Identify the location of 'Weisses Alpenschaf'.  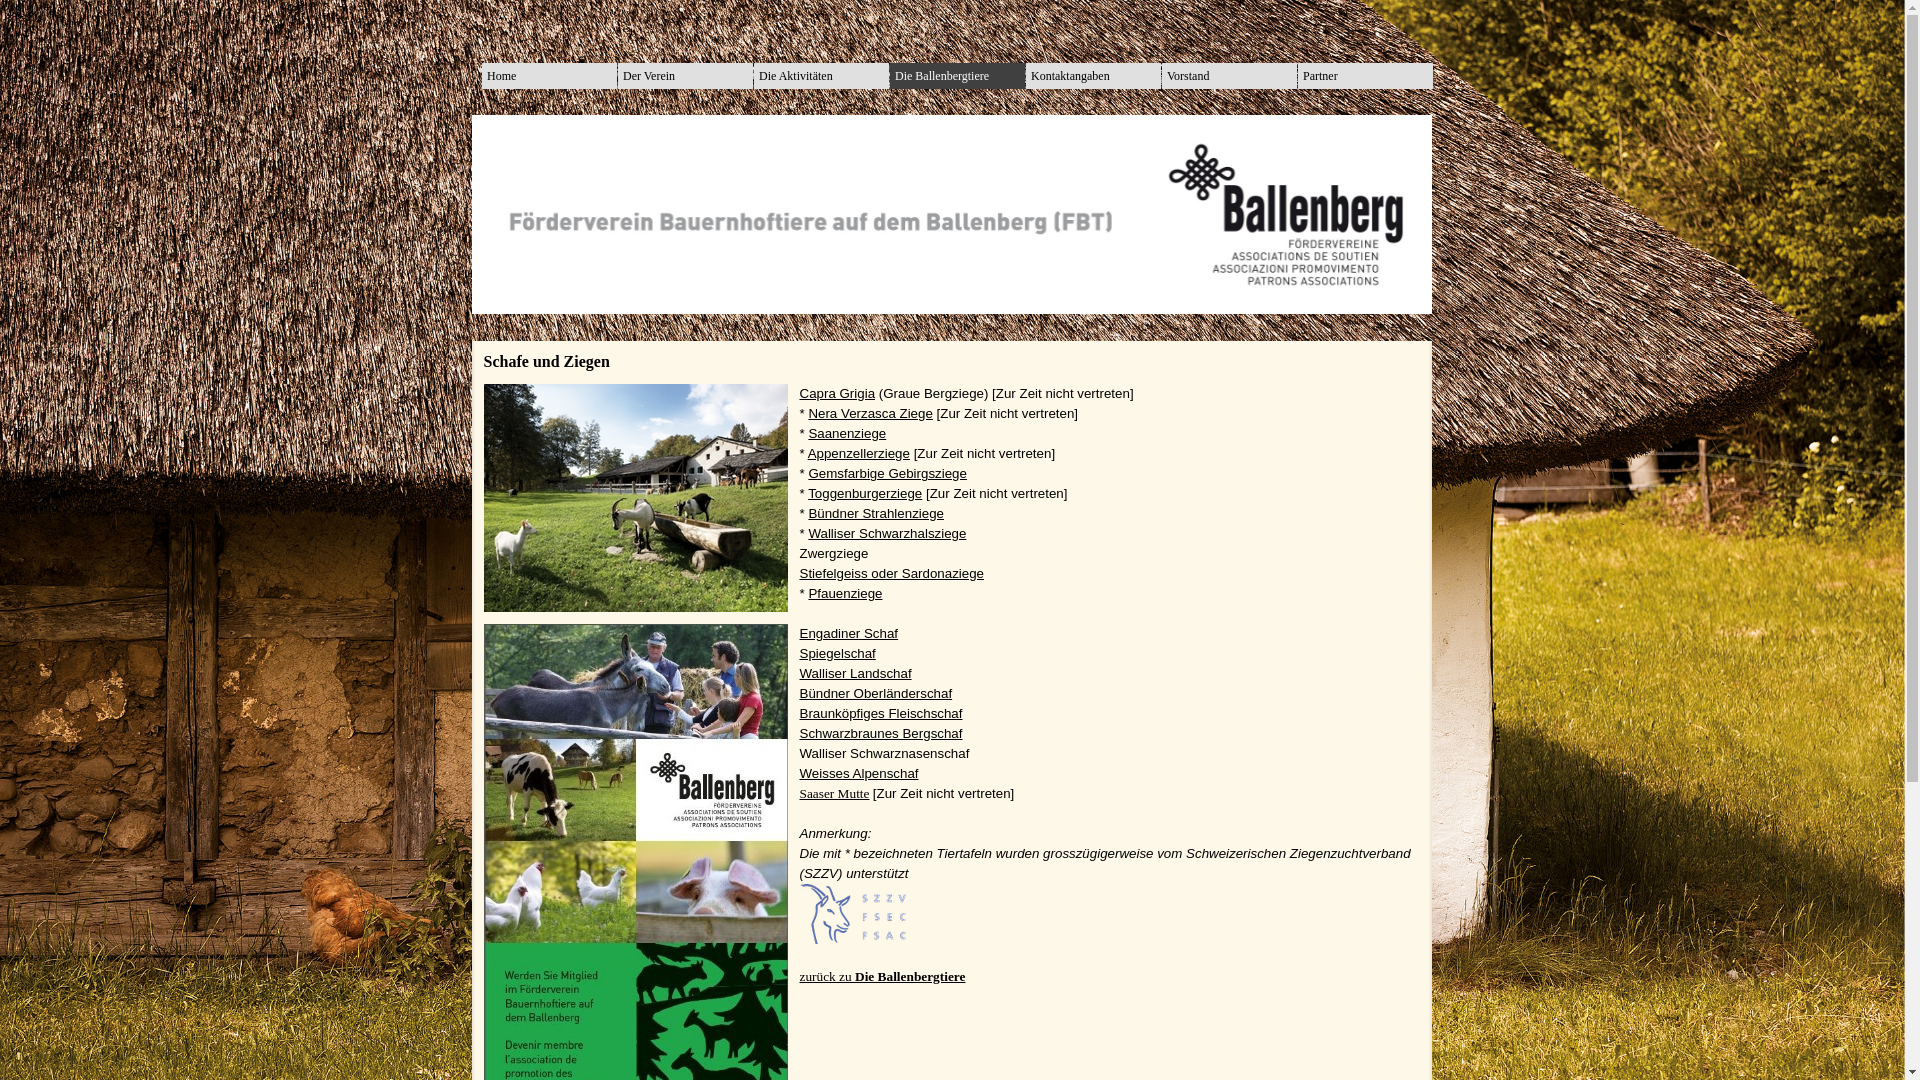
(859, 772).